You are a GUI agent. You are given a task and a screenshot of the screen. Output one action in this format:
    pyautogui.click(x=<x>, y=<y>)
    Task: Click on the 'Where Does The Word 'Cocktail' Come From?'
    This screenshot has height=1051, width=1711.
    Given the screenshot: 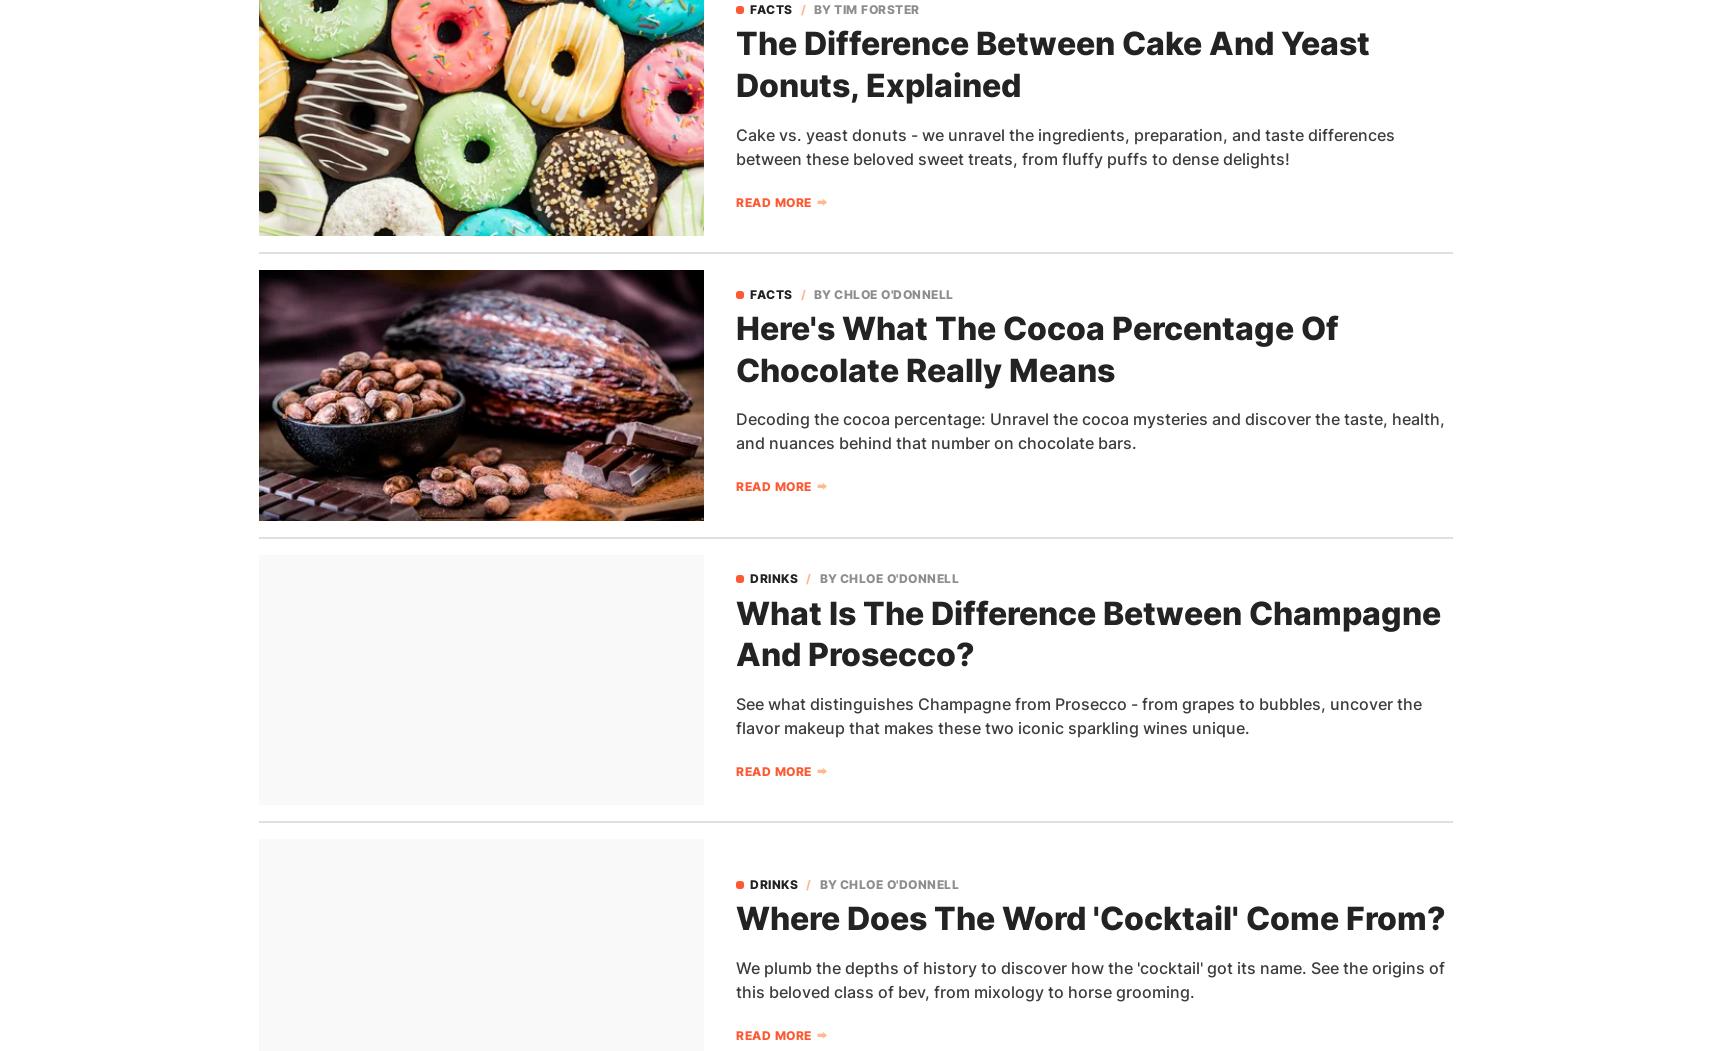 What is the action you would take?
    pyautogui.click(x=1090, y=918)
    